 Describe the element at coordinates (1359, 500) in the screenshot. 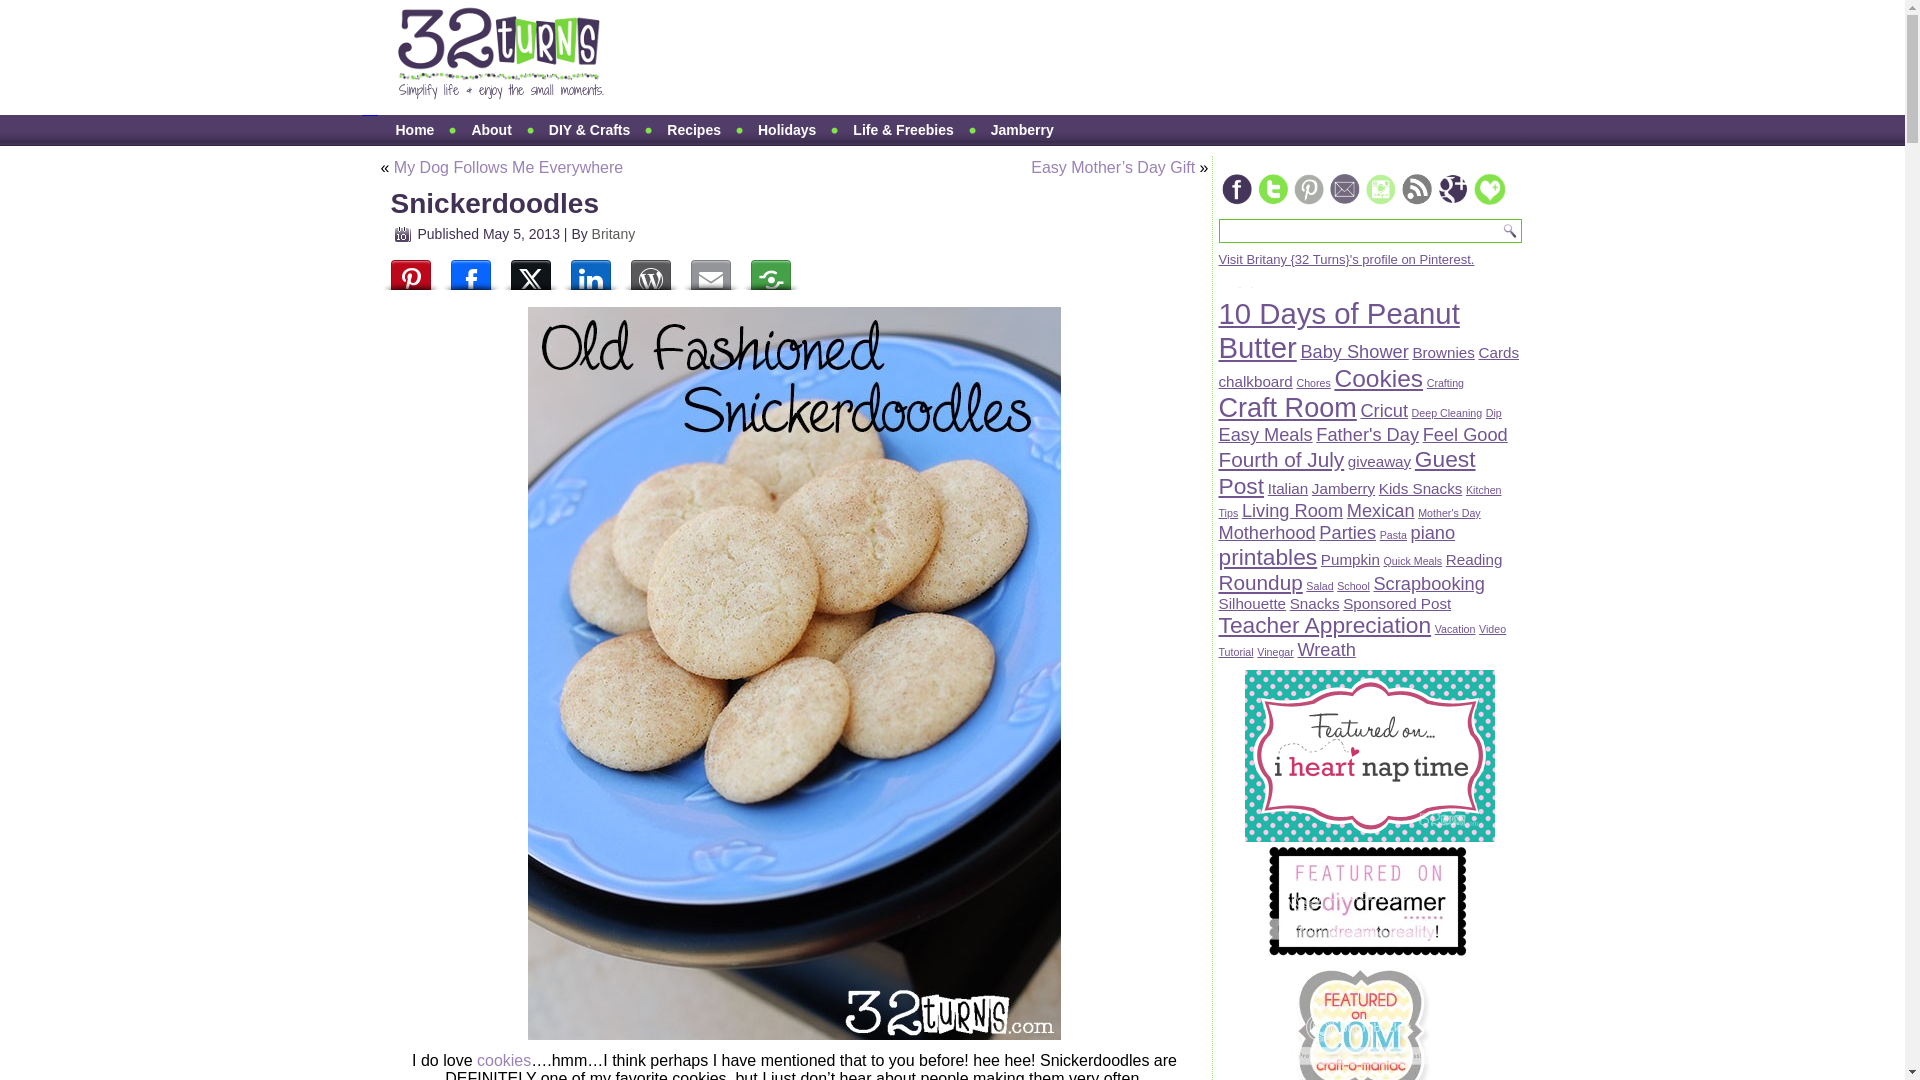

I see `'Kitchen Tips'` at that location.